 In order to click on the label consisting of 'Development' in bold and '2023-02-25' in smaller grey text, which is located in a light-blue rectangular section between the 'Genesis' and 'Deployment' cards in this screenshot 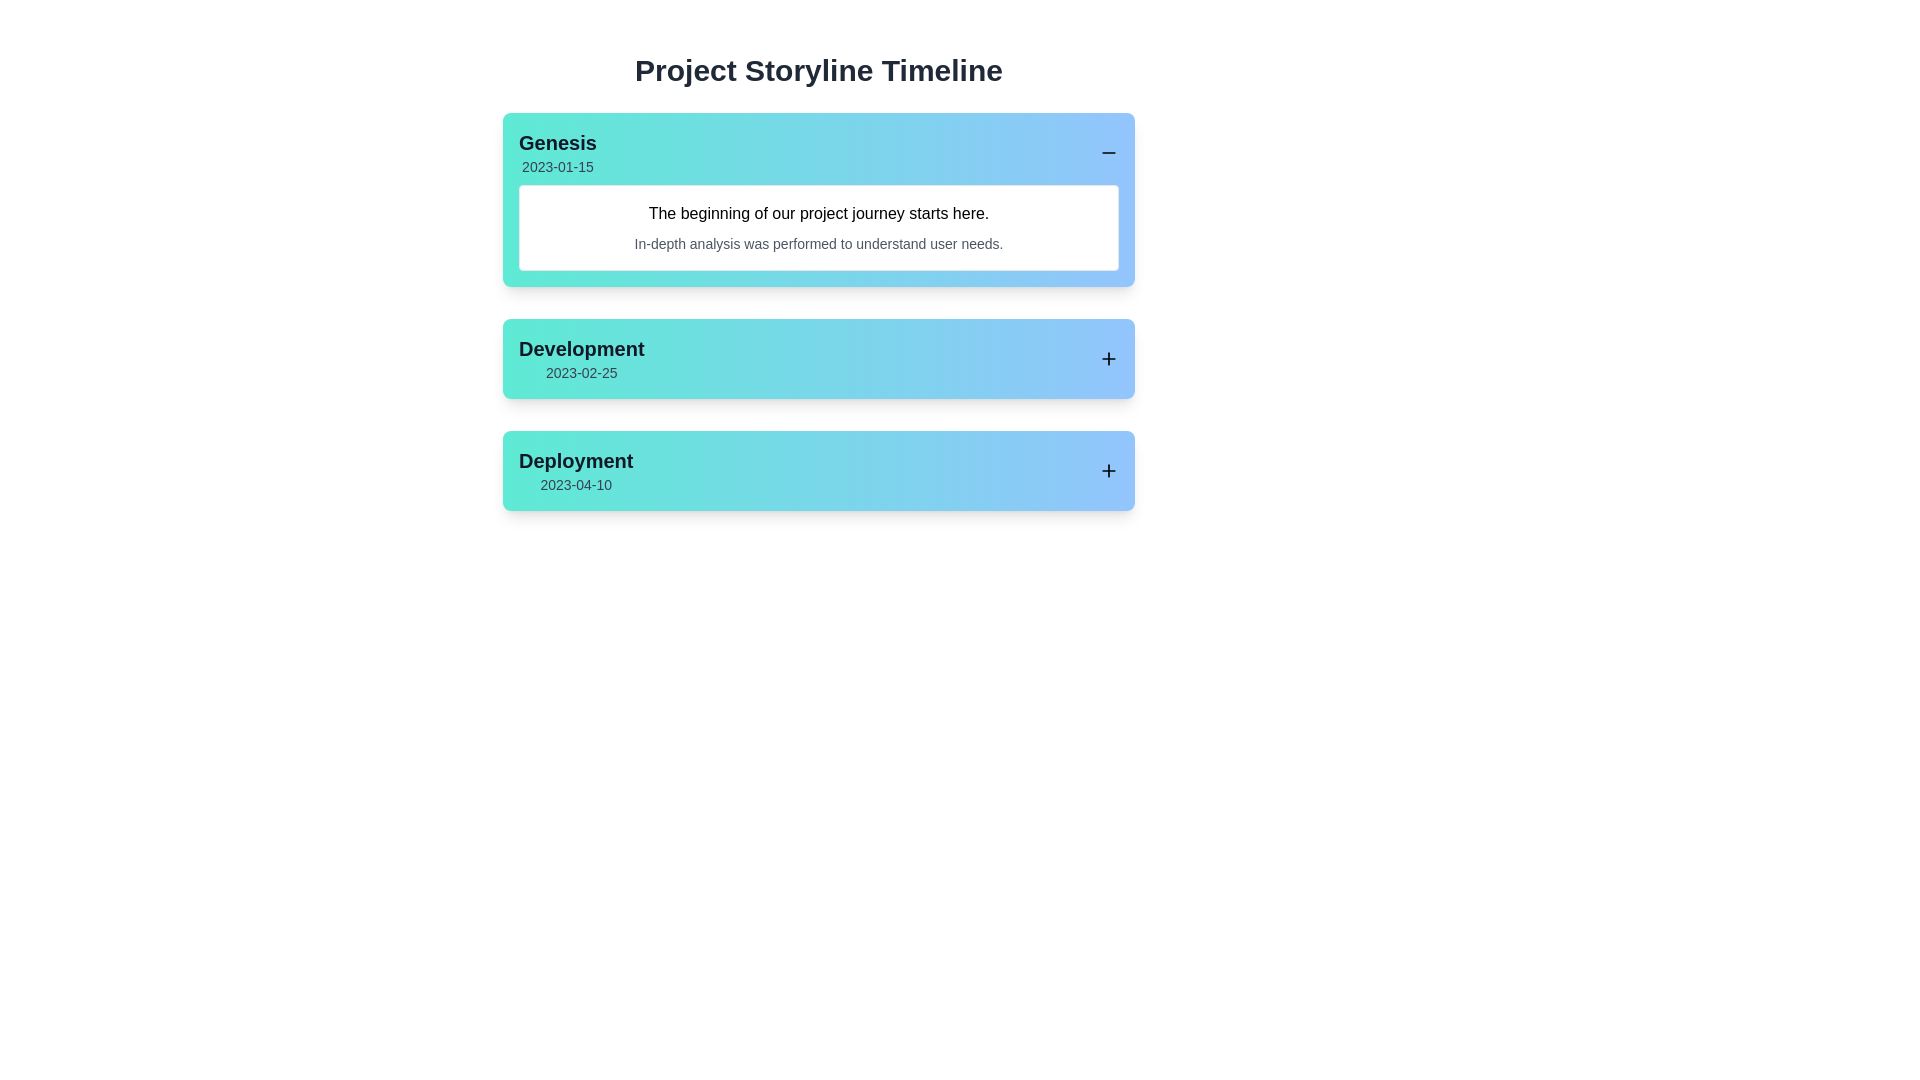, I will do `click(580, 357)`.